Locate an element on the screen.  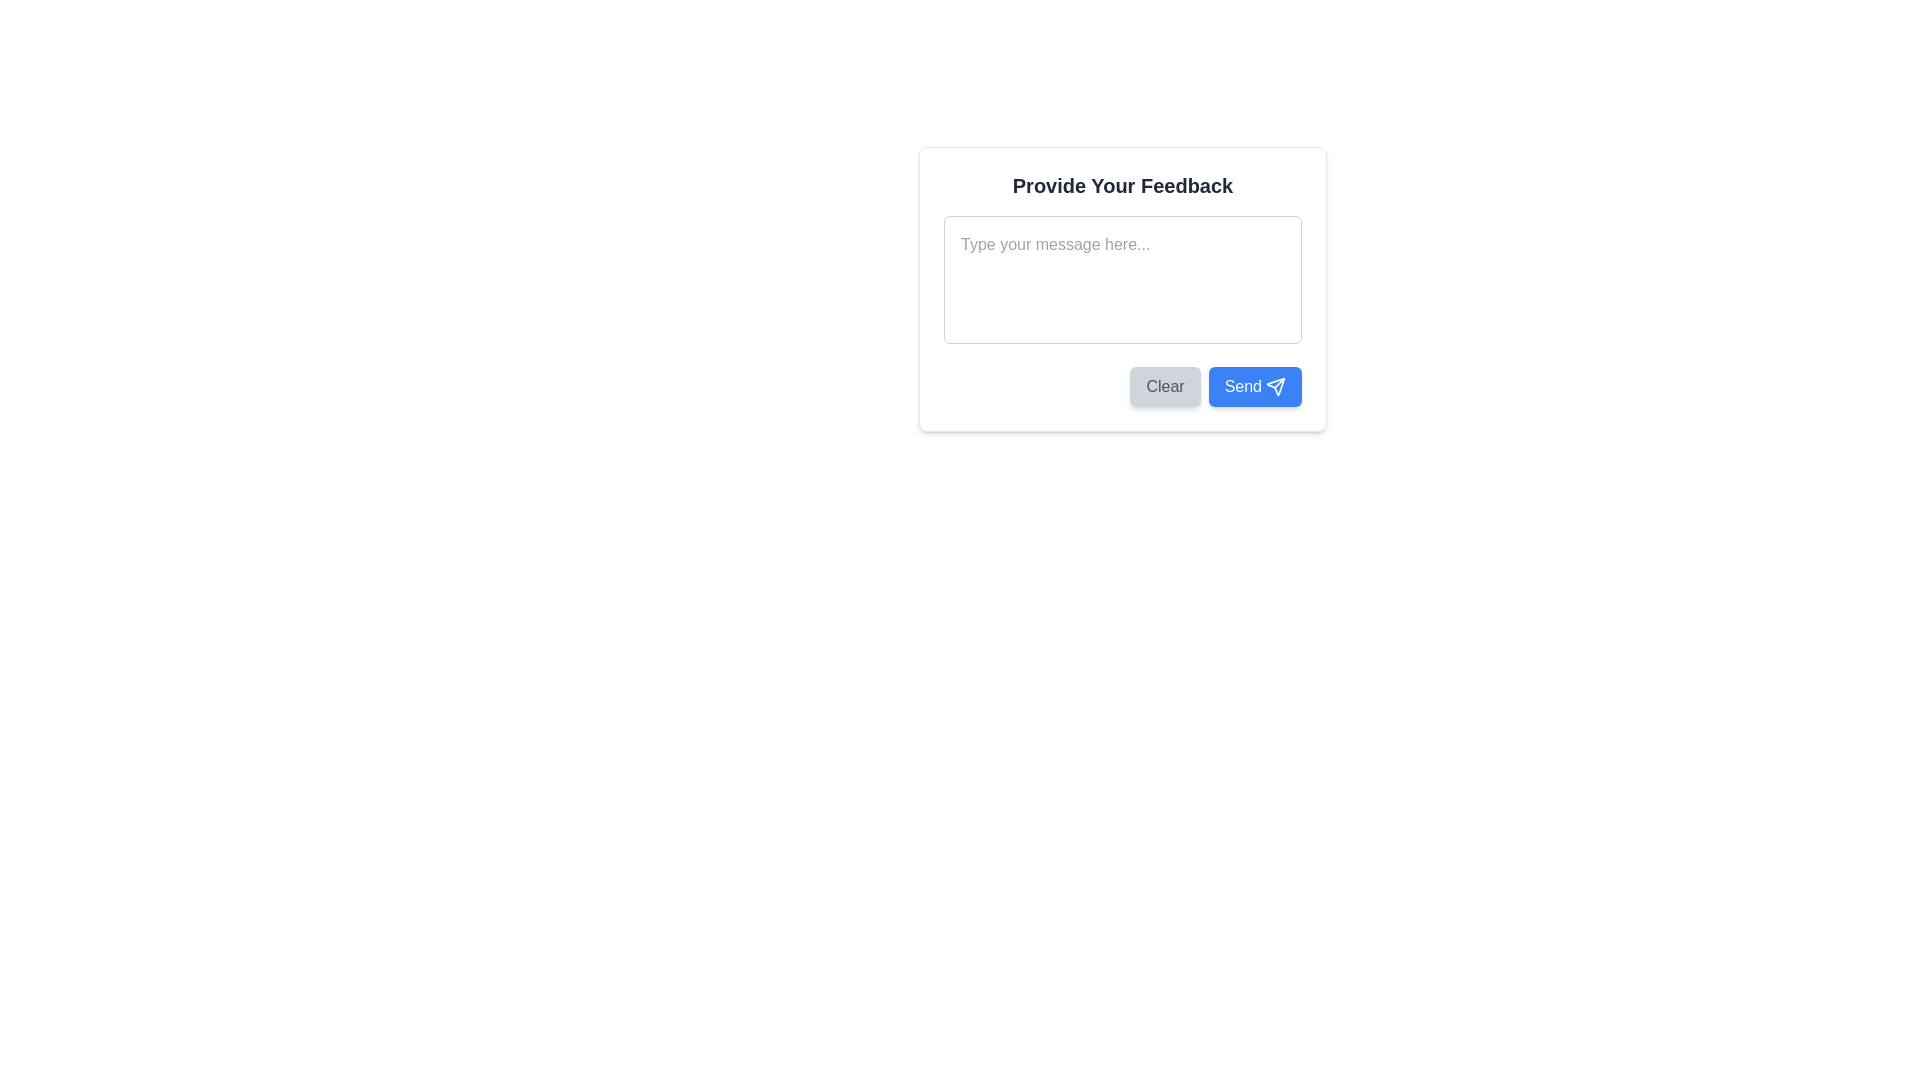
the 'Send' button is located at coordinates (1242, 386).